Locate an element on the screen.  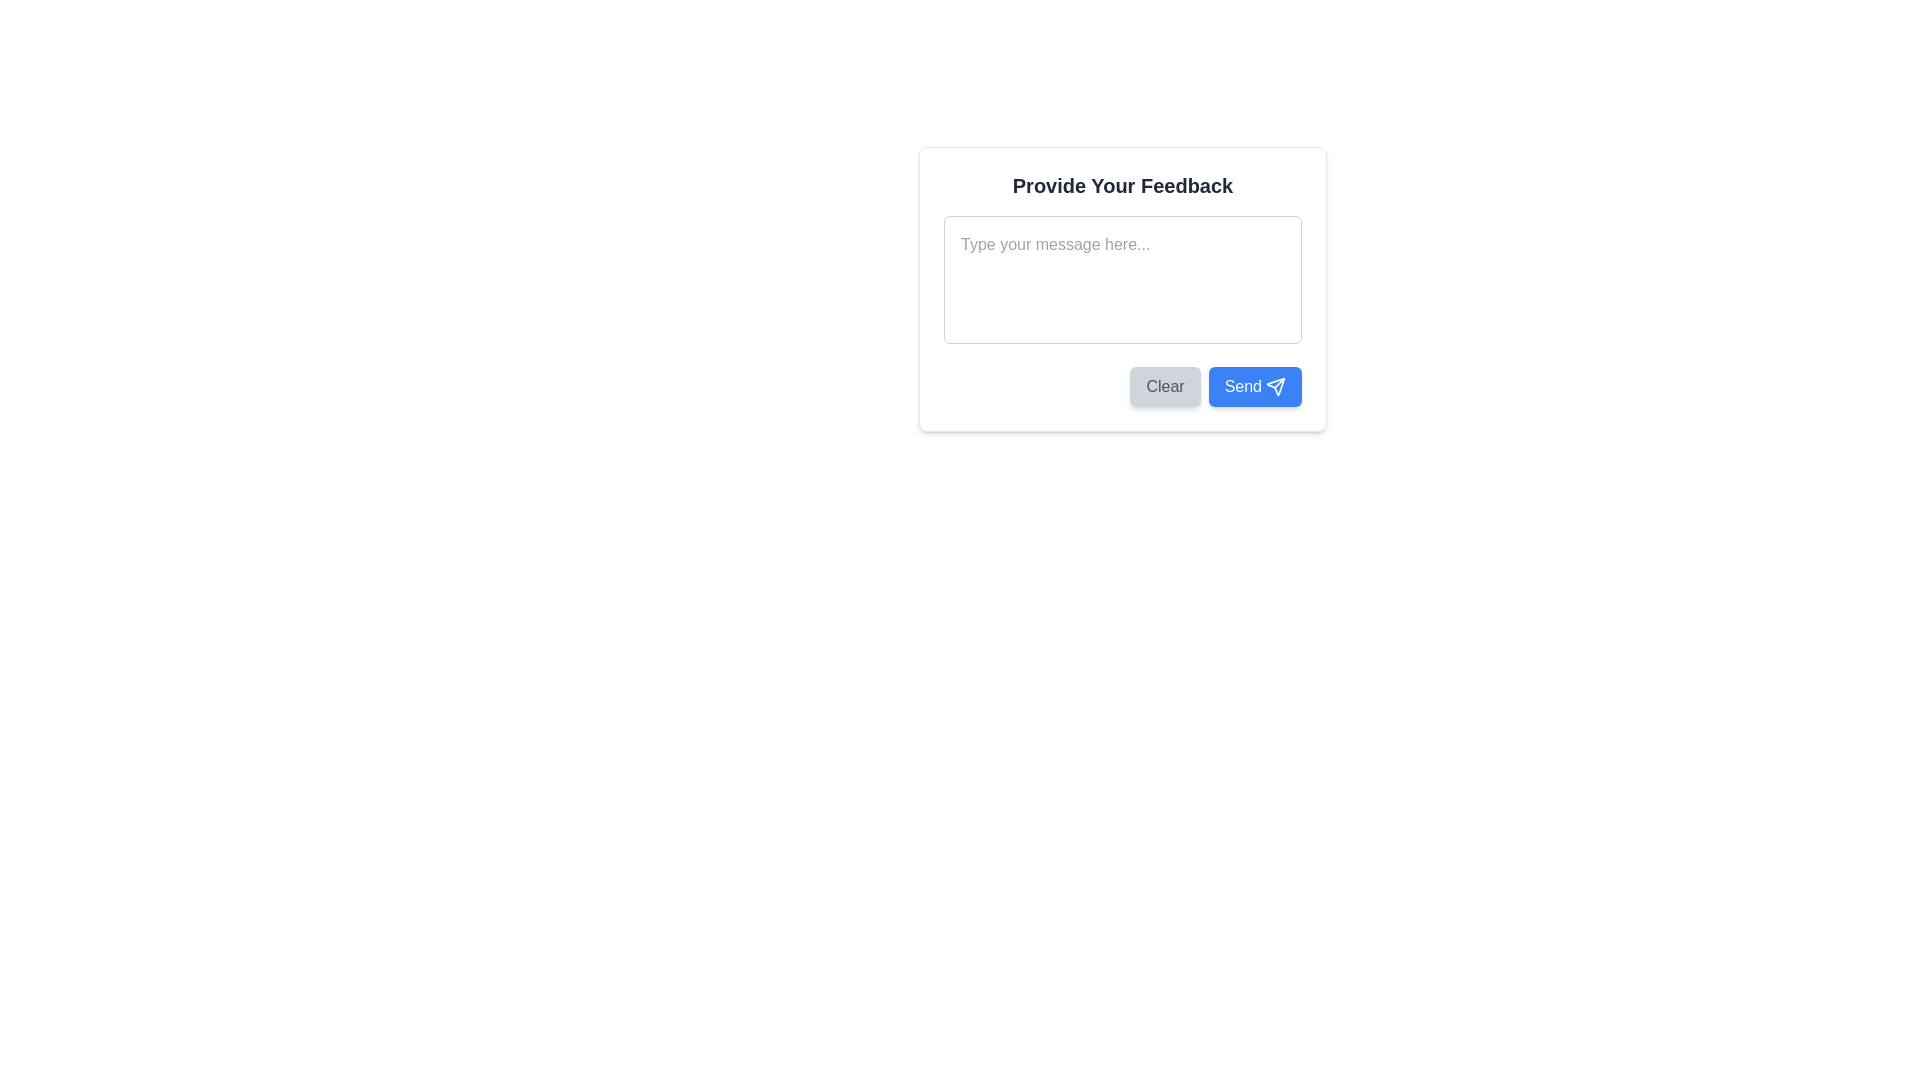
the 'Send' button is located at coordinates (1242, 386).